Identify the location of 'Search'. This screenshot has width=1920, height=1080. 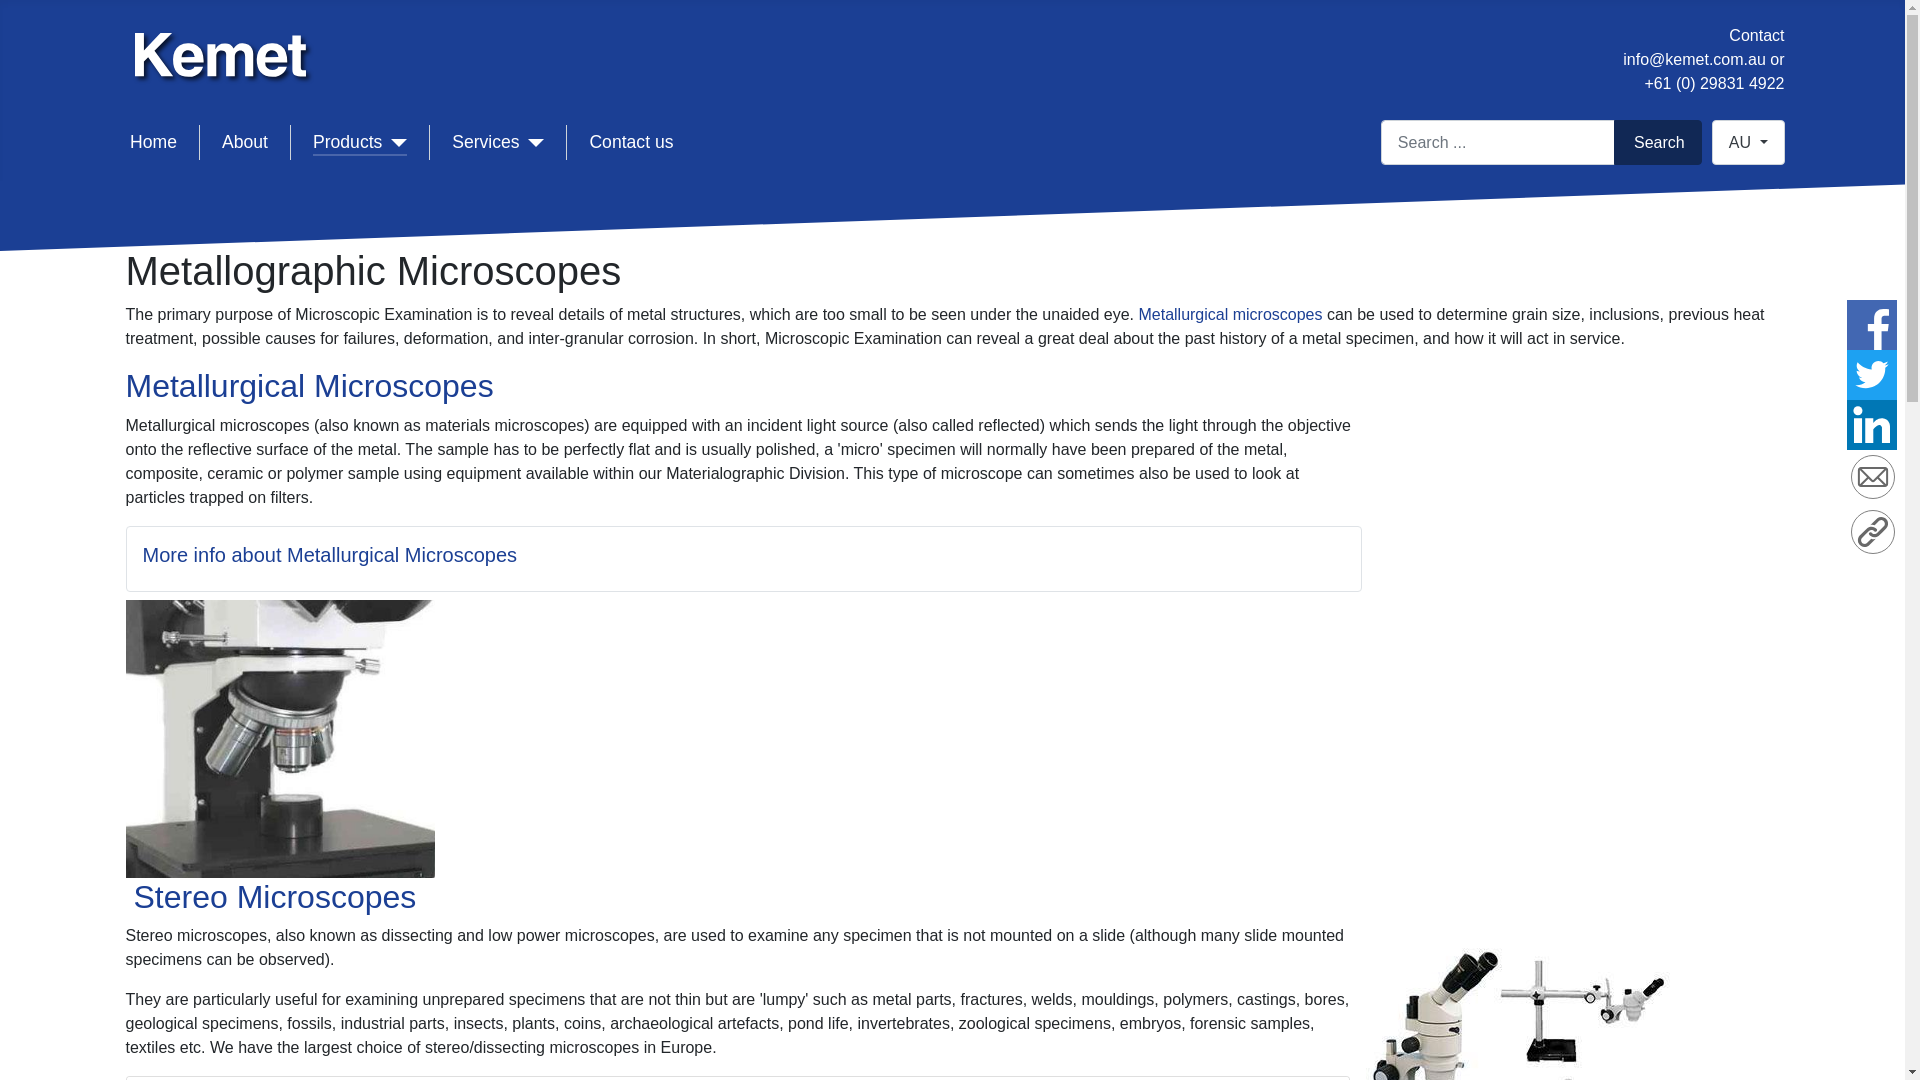
(1657, 141).